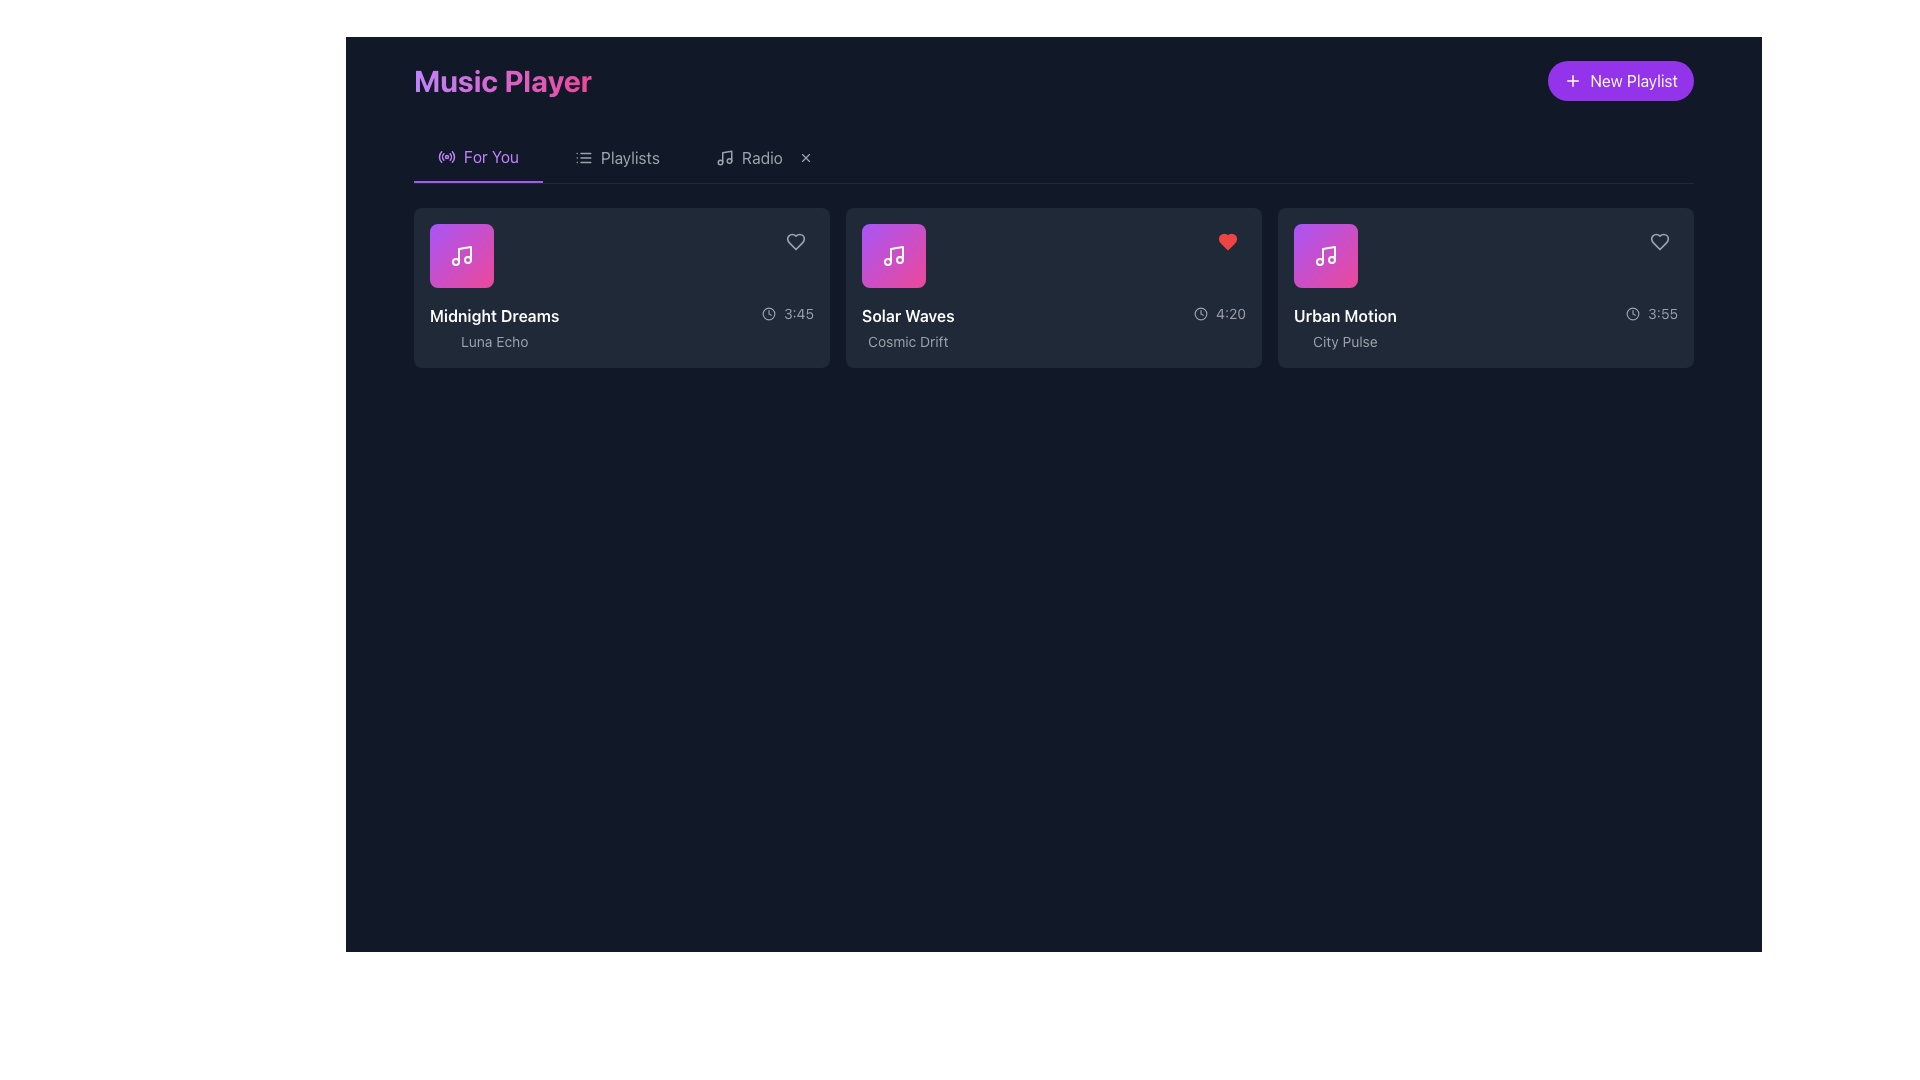 Image resolution: width=1920 pixels, height=1080 pixels. What do you see at coordinates (892, 254) in the screenshot?
I see `the music note icon located centrally within the second card labeled 'Solar Waves' in the music player interface` at bounding box center [892, 254].